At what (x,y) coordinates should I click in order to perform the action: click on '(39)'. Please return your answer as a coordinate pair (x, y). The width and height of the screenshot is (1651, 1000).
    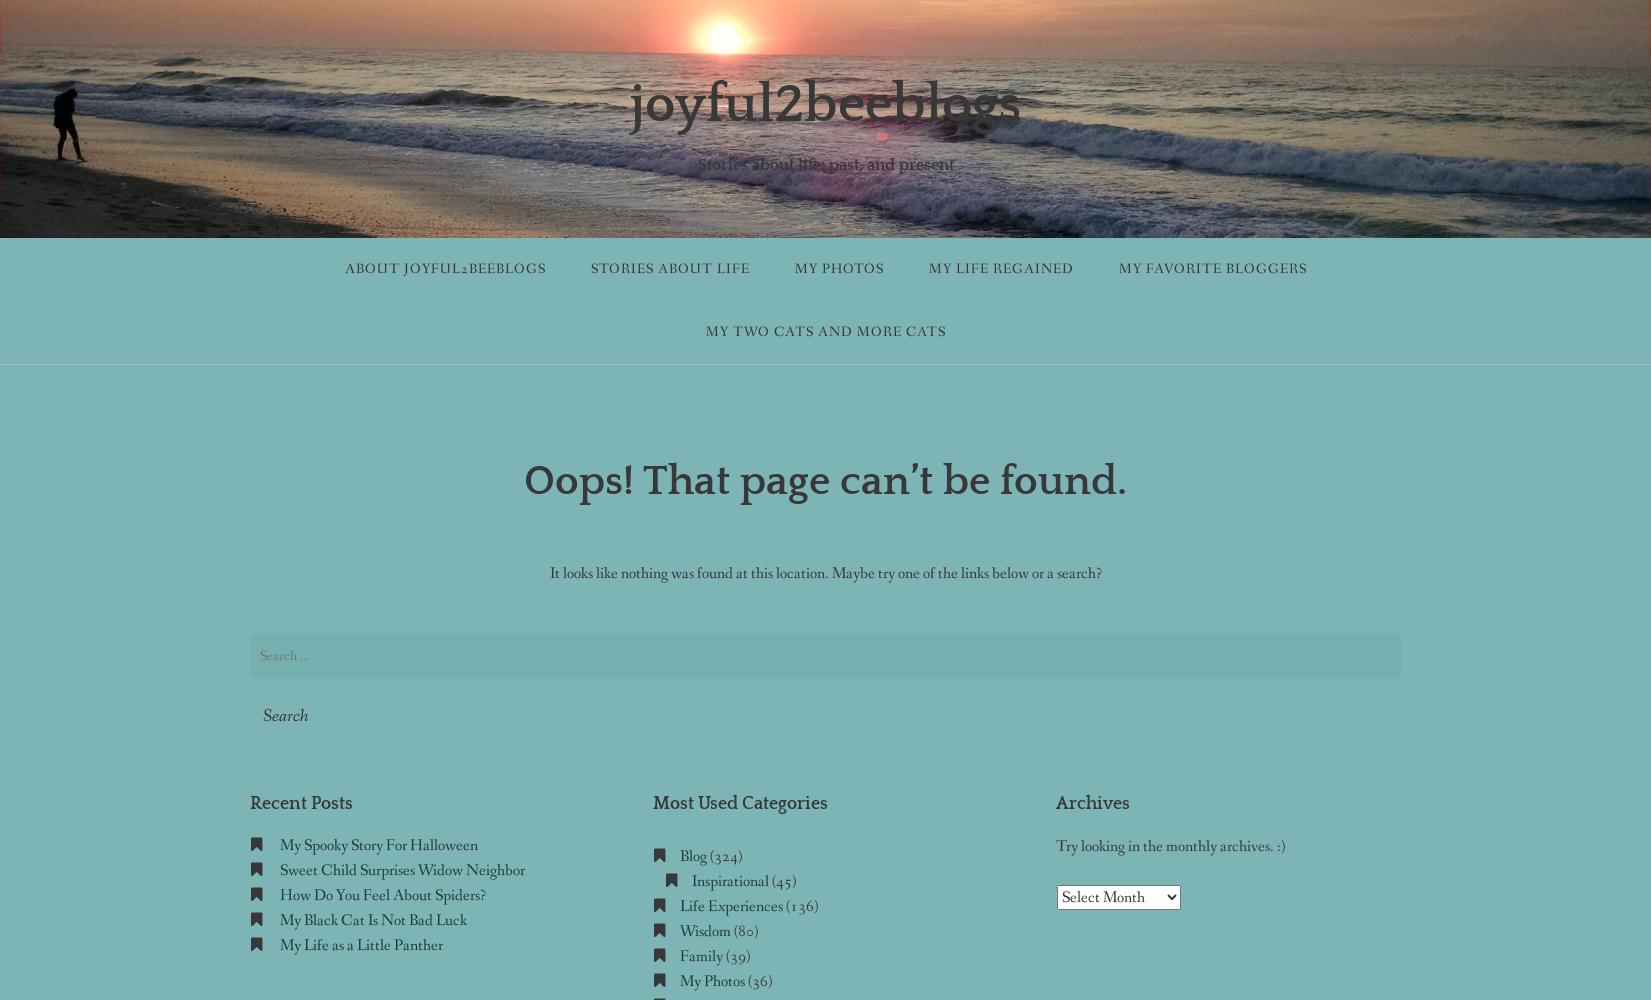
    Looking at the image, I should click on (735, 955).